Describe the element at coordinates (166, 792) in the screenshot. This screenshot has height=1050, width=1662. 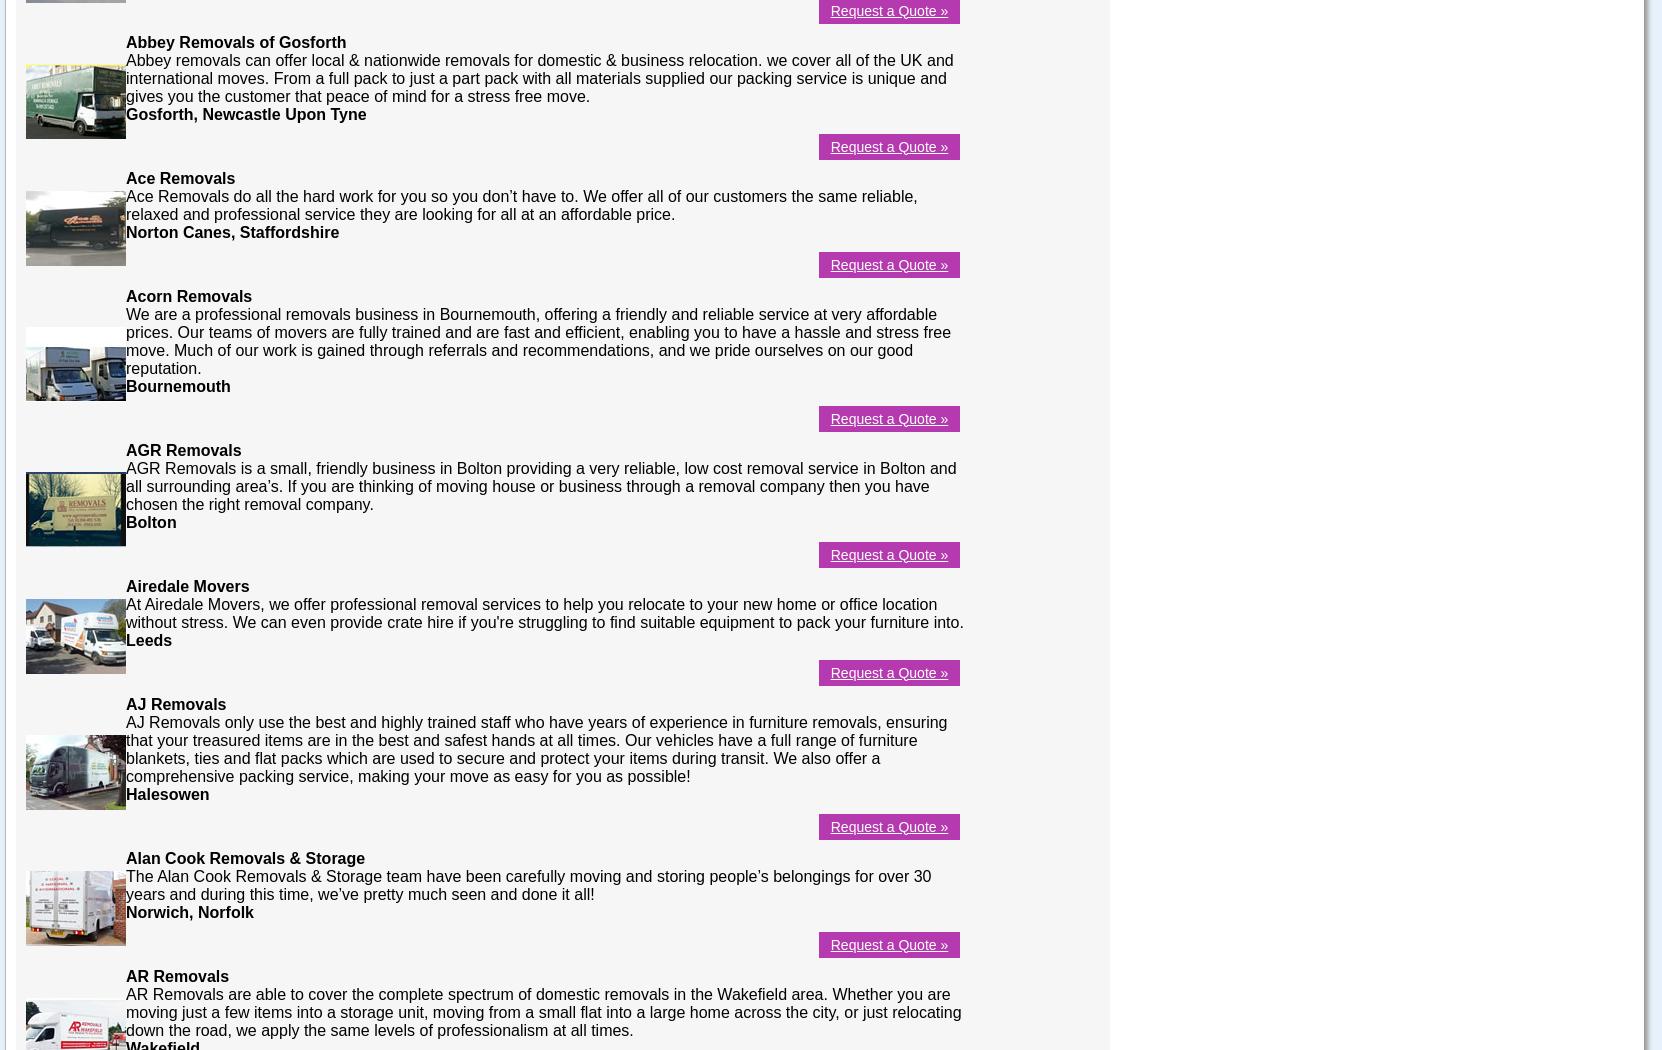
I see `'Halesowen'` at that location.